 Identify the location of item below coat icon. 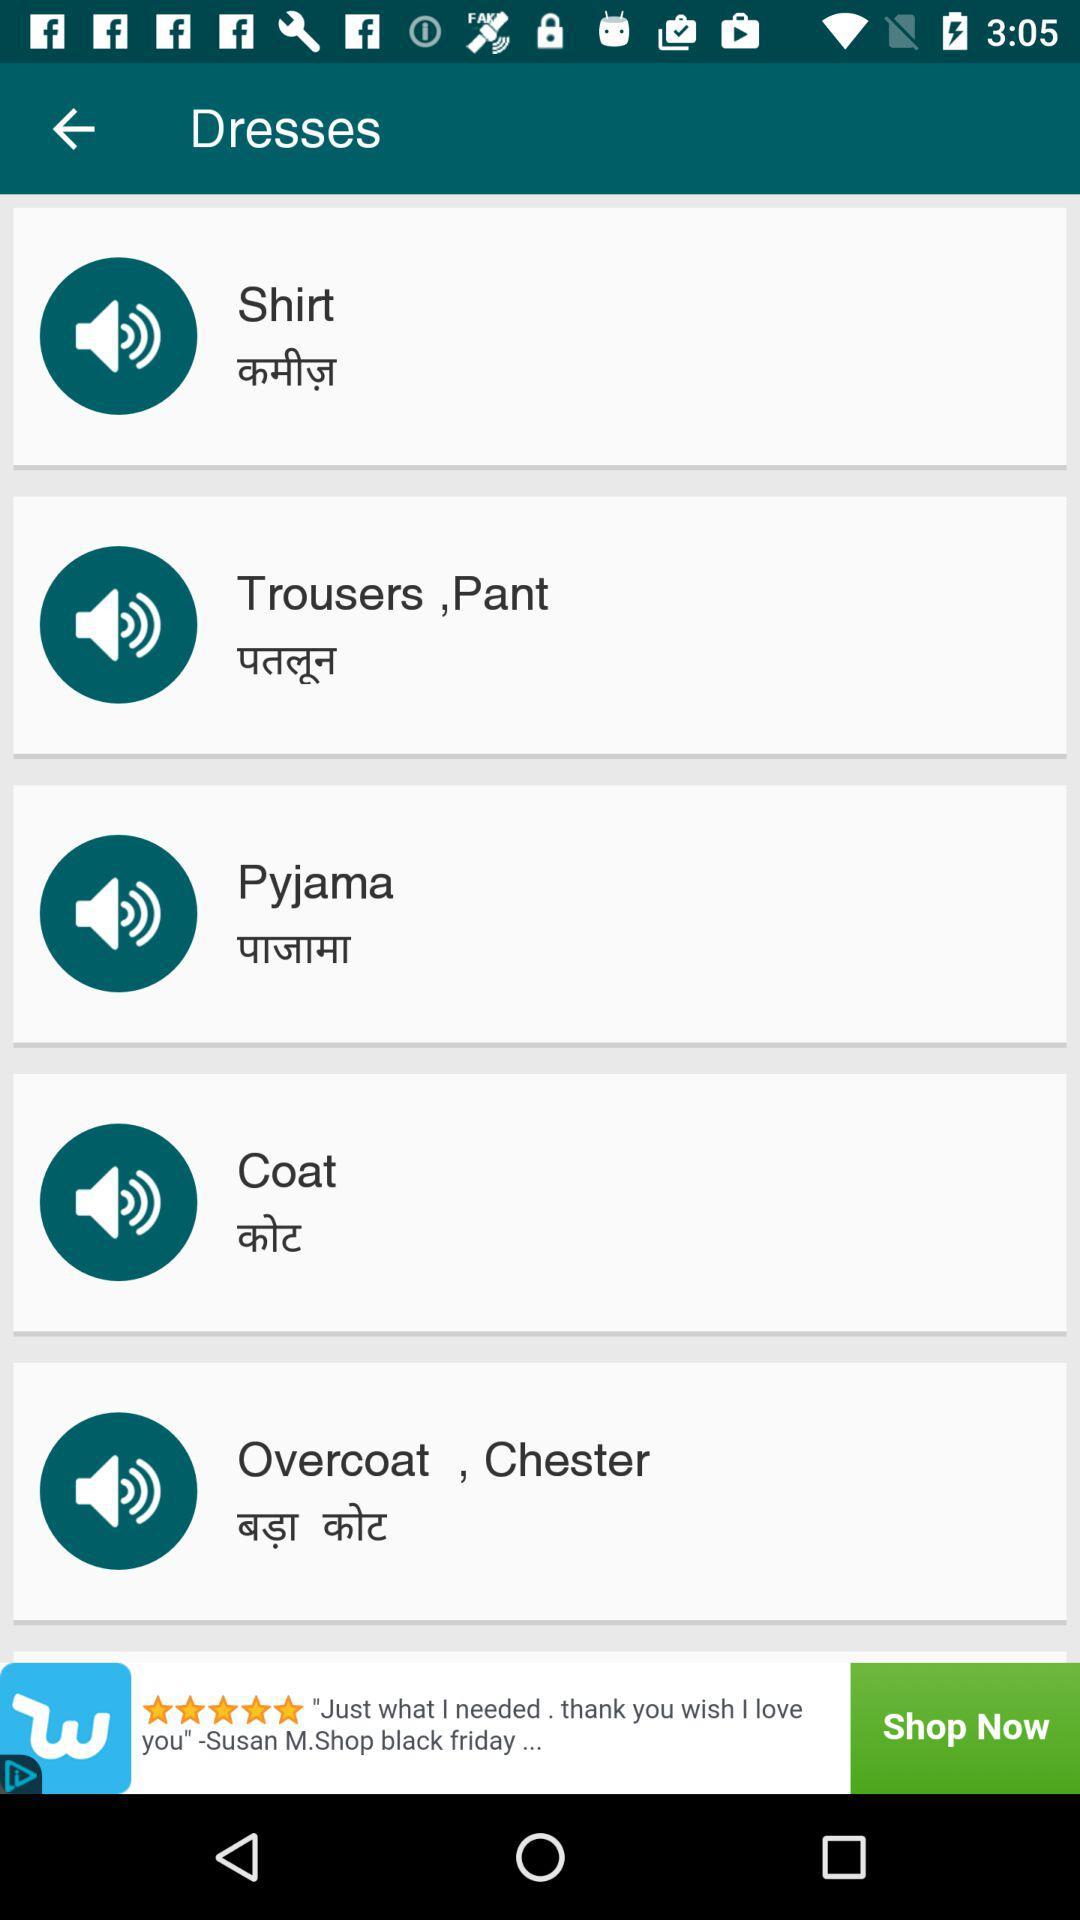
(268, 1235).